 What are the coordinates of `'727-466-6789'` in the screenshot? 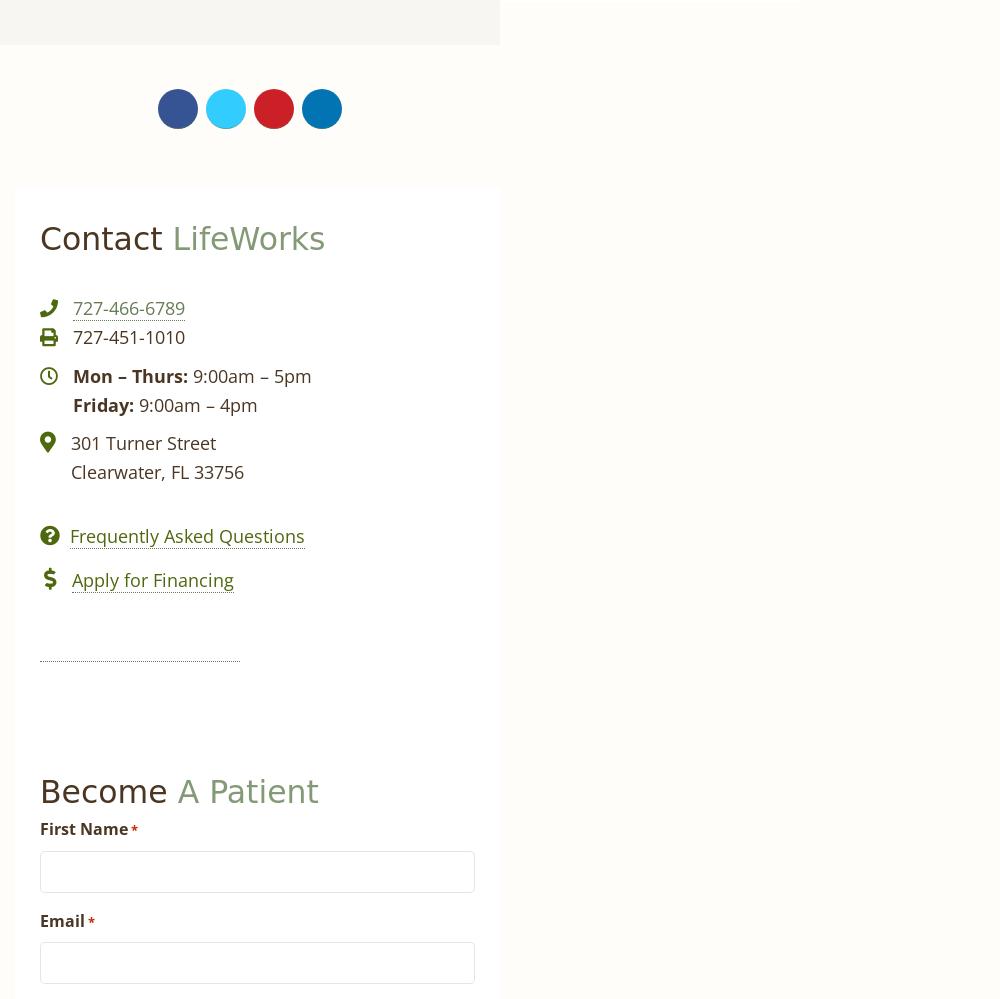 It's located at (72, 306).